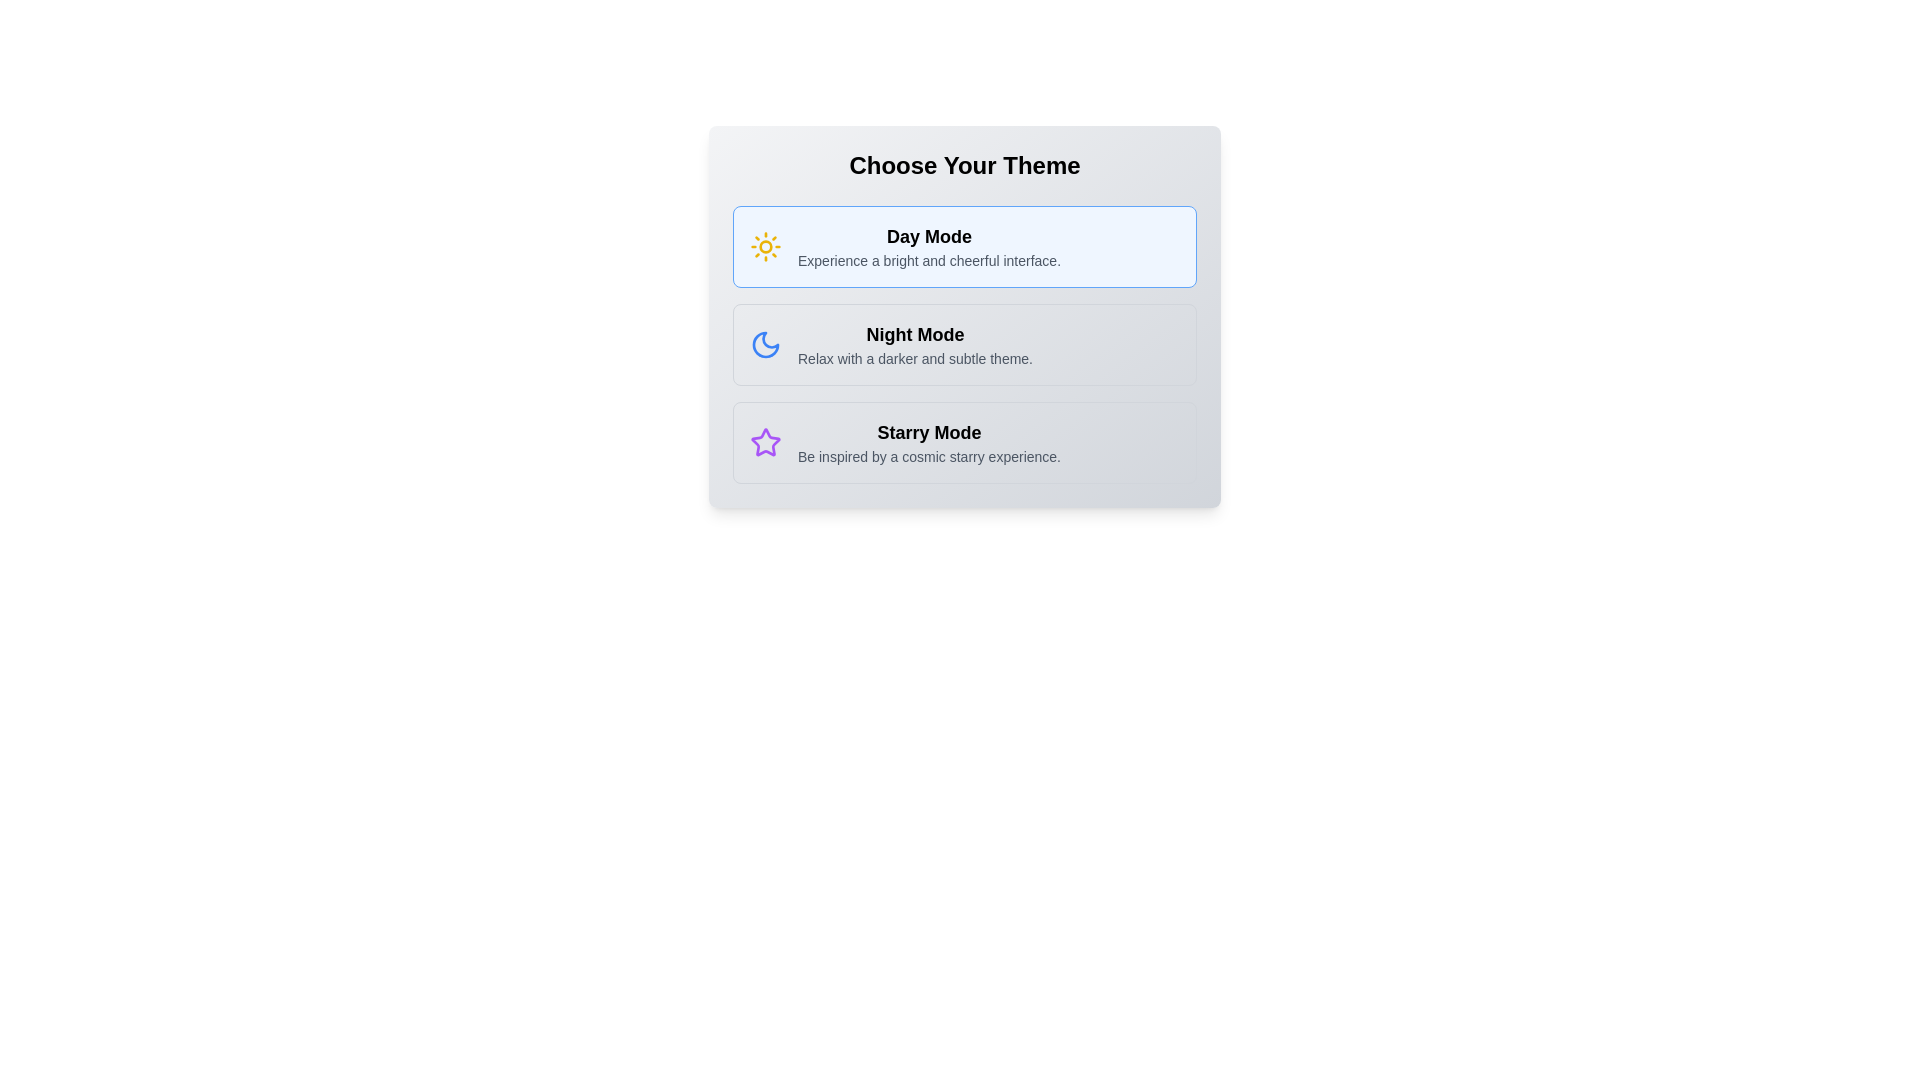  Describe the element at coordinates (964, 245) in the screenshot. I see `the 'Day Mode' theme option located at the top of the list of theme options` at that location.